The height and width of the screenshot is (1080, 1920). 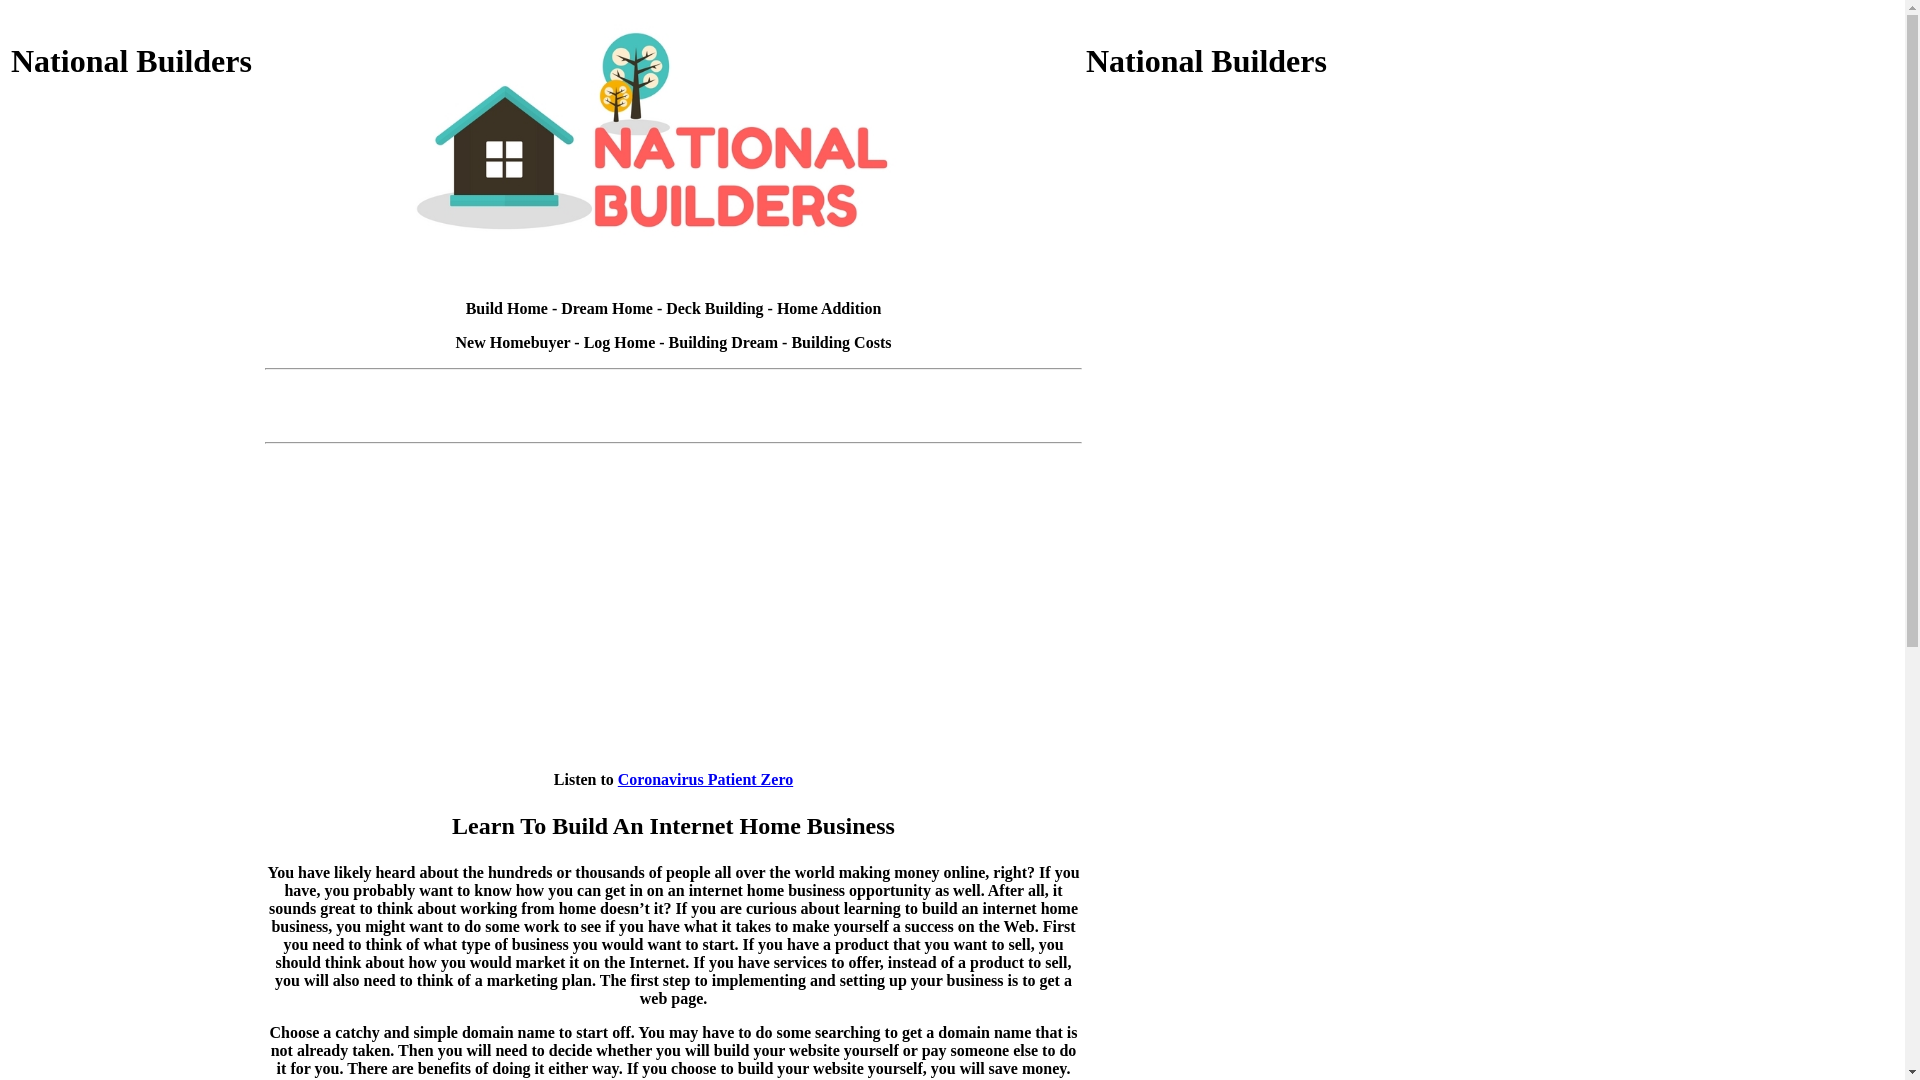 I want to click on 'Deck Building', so click(x=714, y=308).